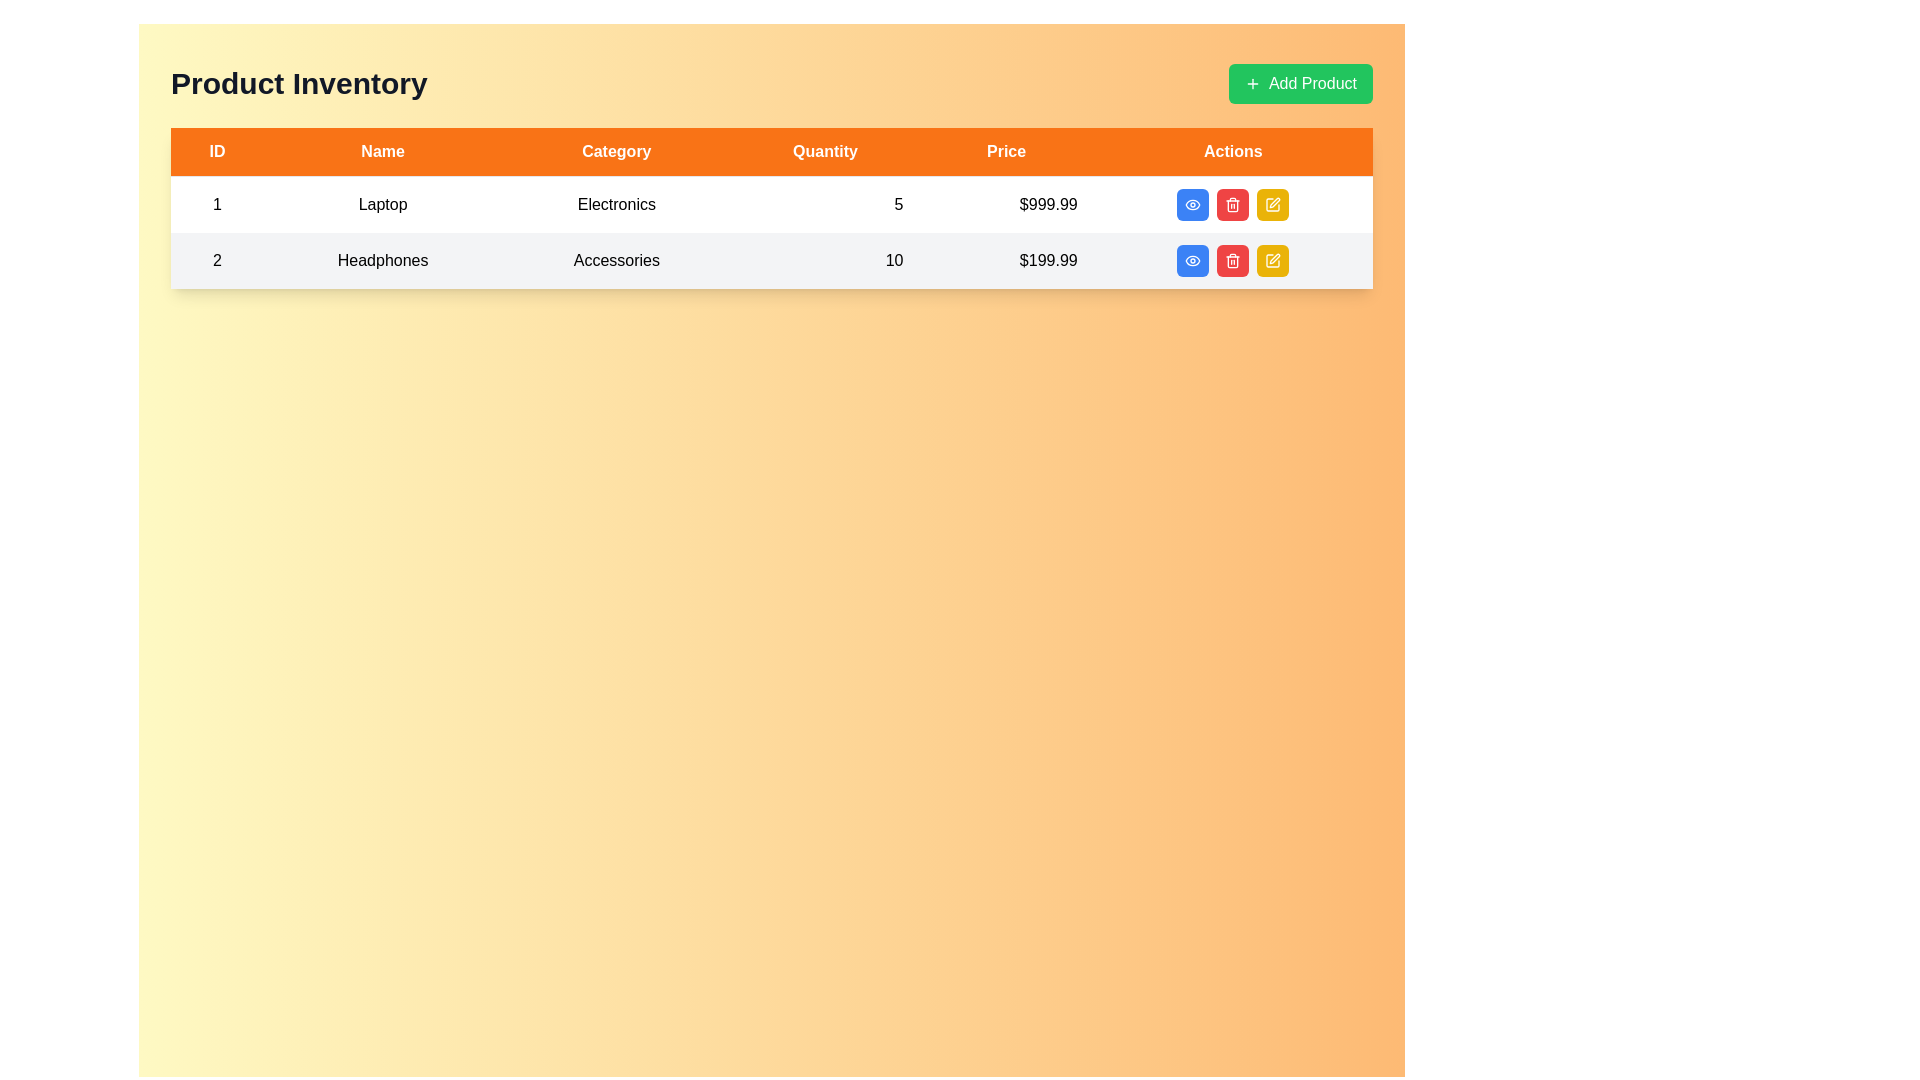 This screenshot has height=1080, width=1920. What do you see at coordinates (1272, 204) in the screenshot?
I see `the 'edit' button located in the 'Actions' column of the second row in the product inventory table` at bounding box center [1272, 204].